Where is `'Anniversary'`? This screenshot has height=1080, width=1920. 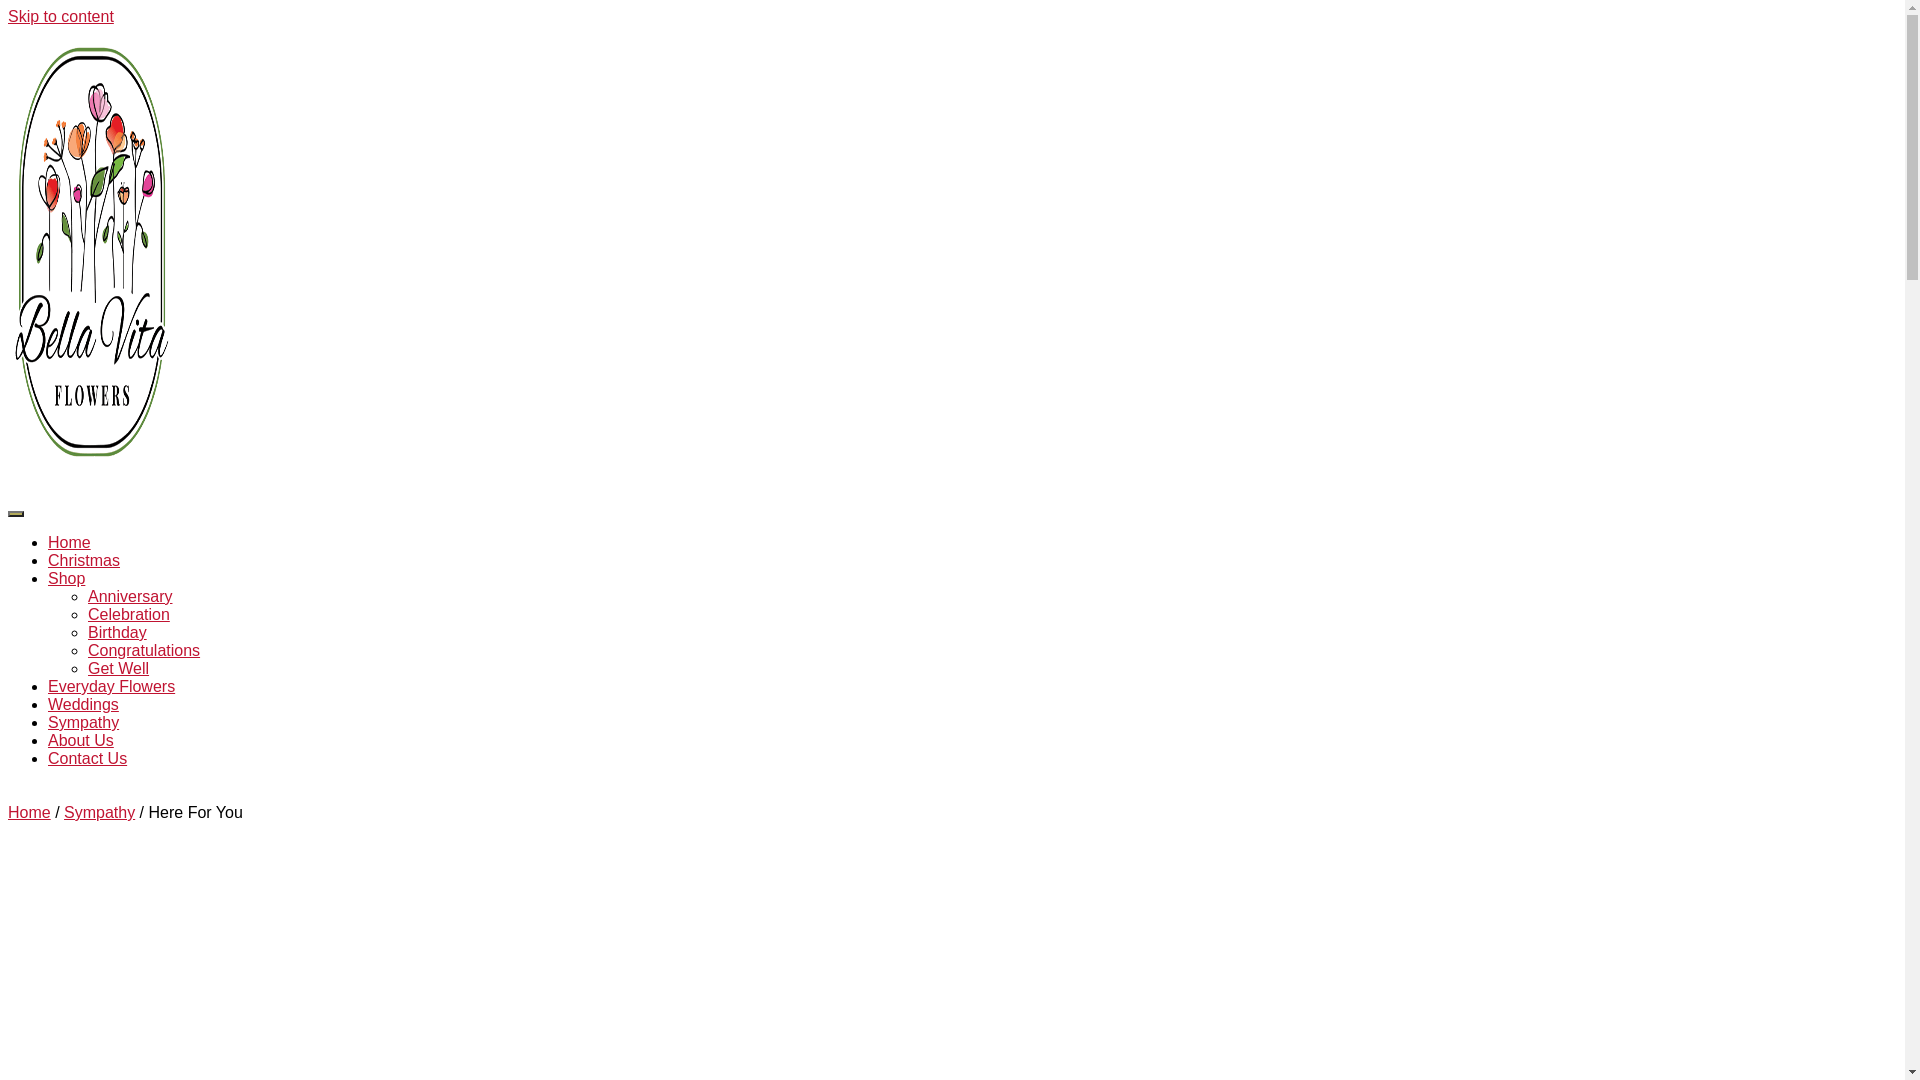 'Anniversary' is located at coordinates (128, 595).